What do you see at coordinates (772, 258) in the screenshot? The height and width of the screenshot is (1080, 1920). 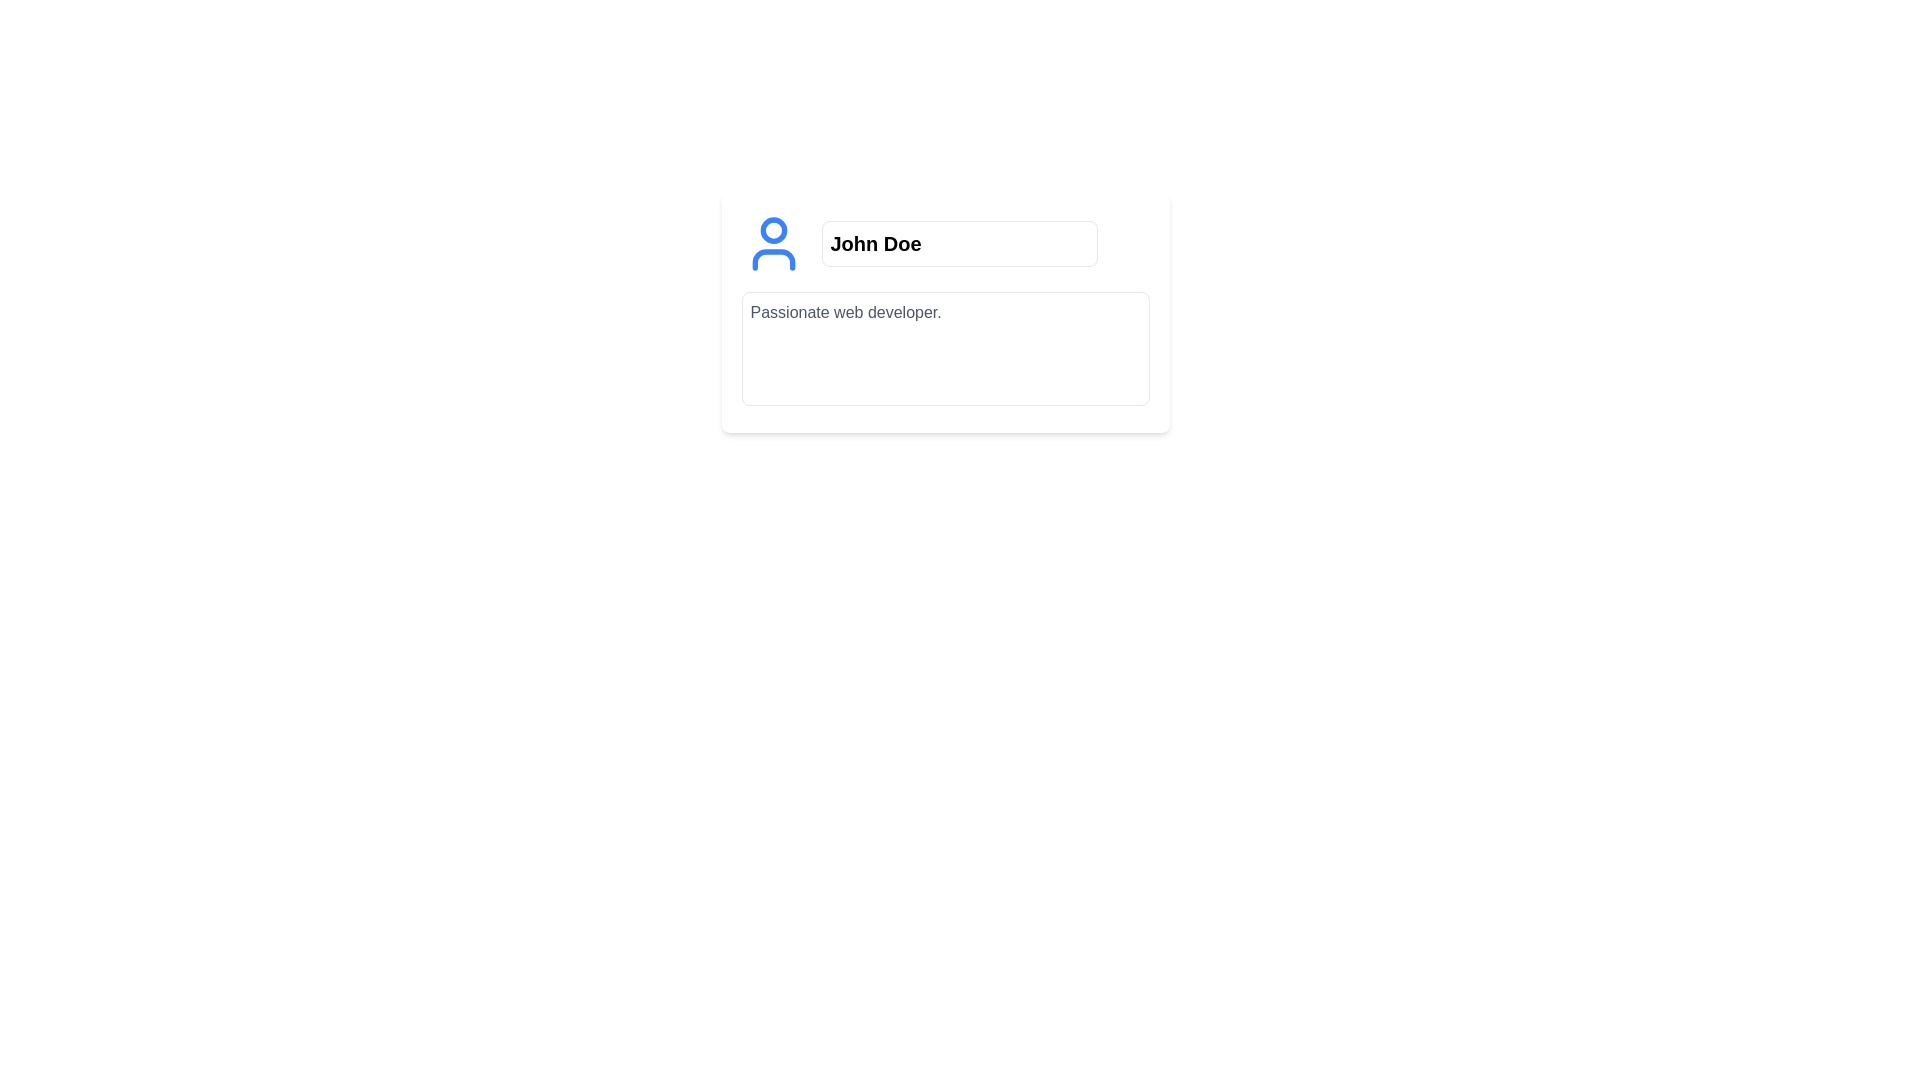 I see `semi-rounded rectangle element representing the user profile, located at the base of the user icon in the developer tools` at bounding box center [772, 258].